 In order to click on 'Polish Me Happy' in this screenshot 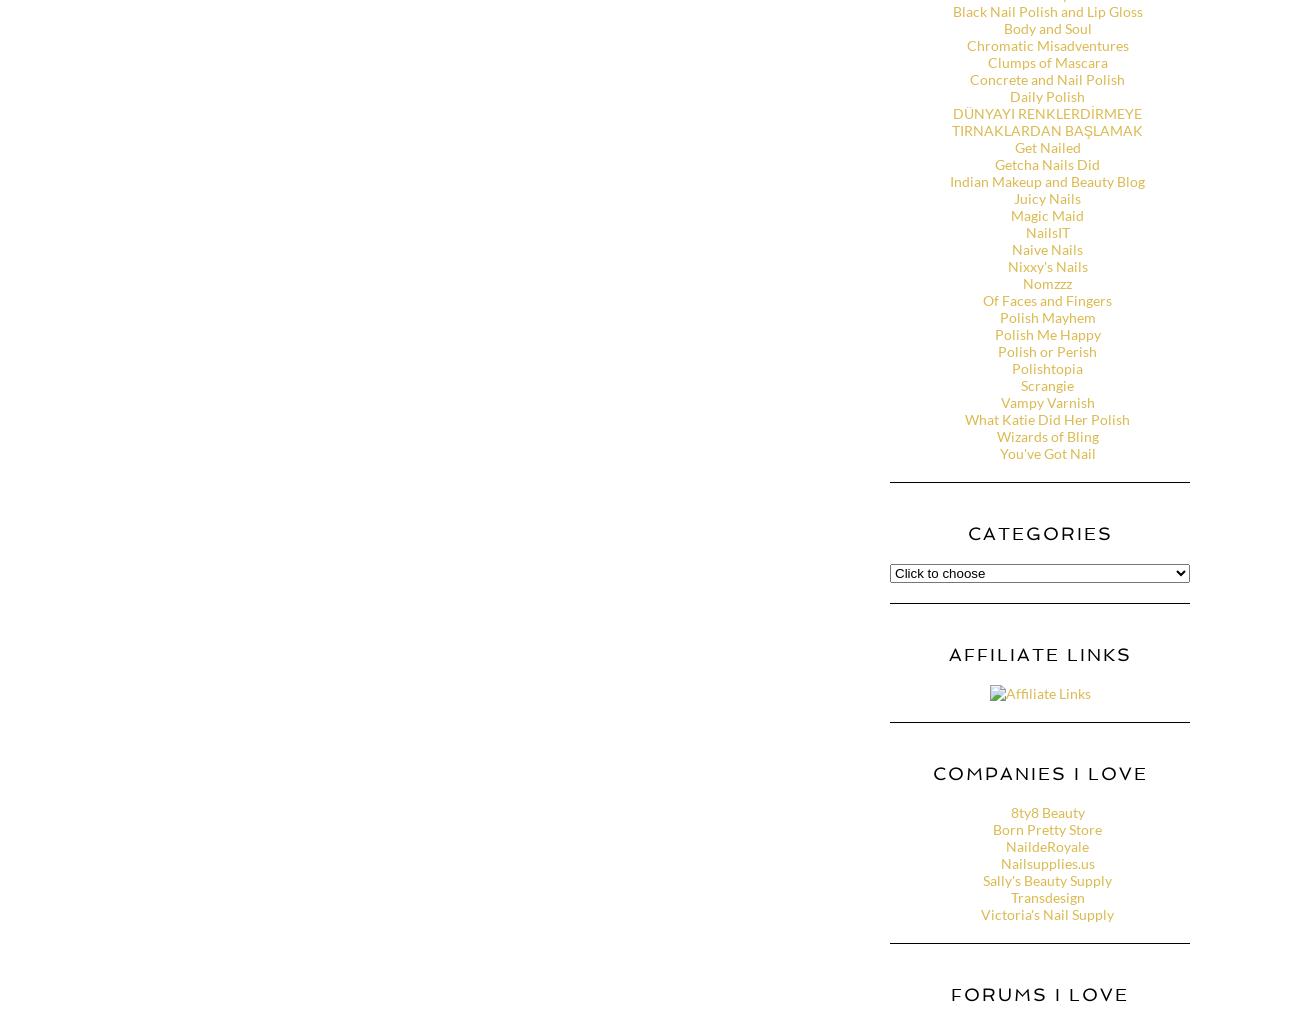, I will do `click(1047, 333)`.